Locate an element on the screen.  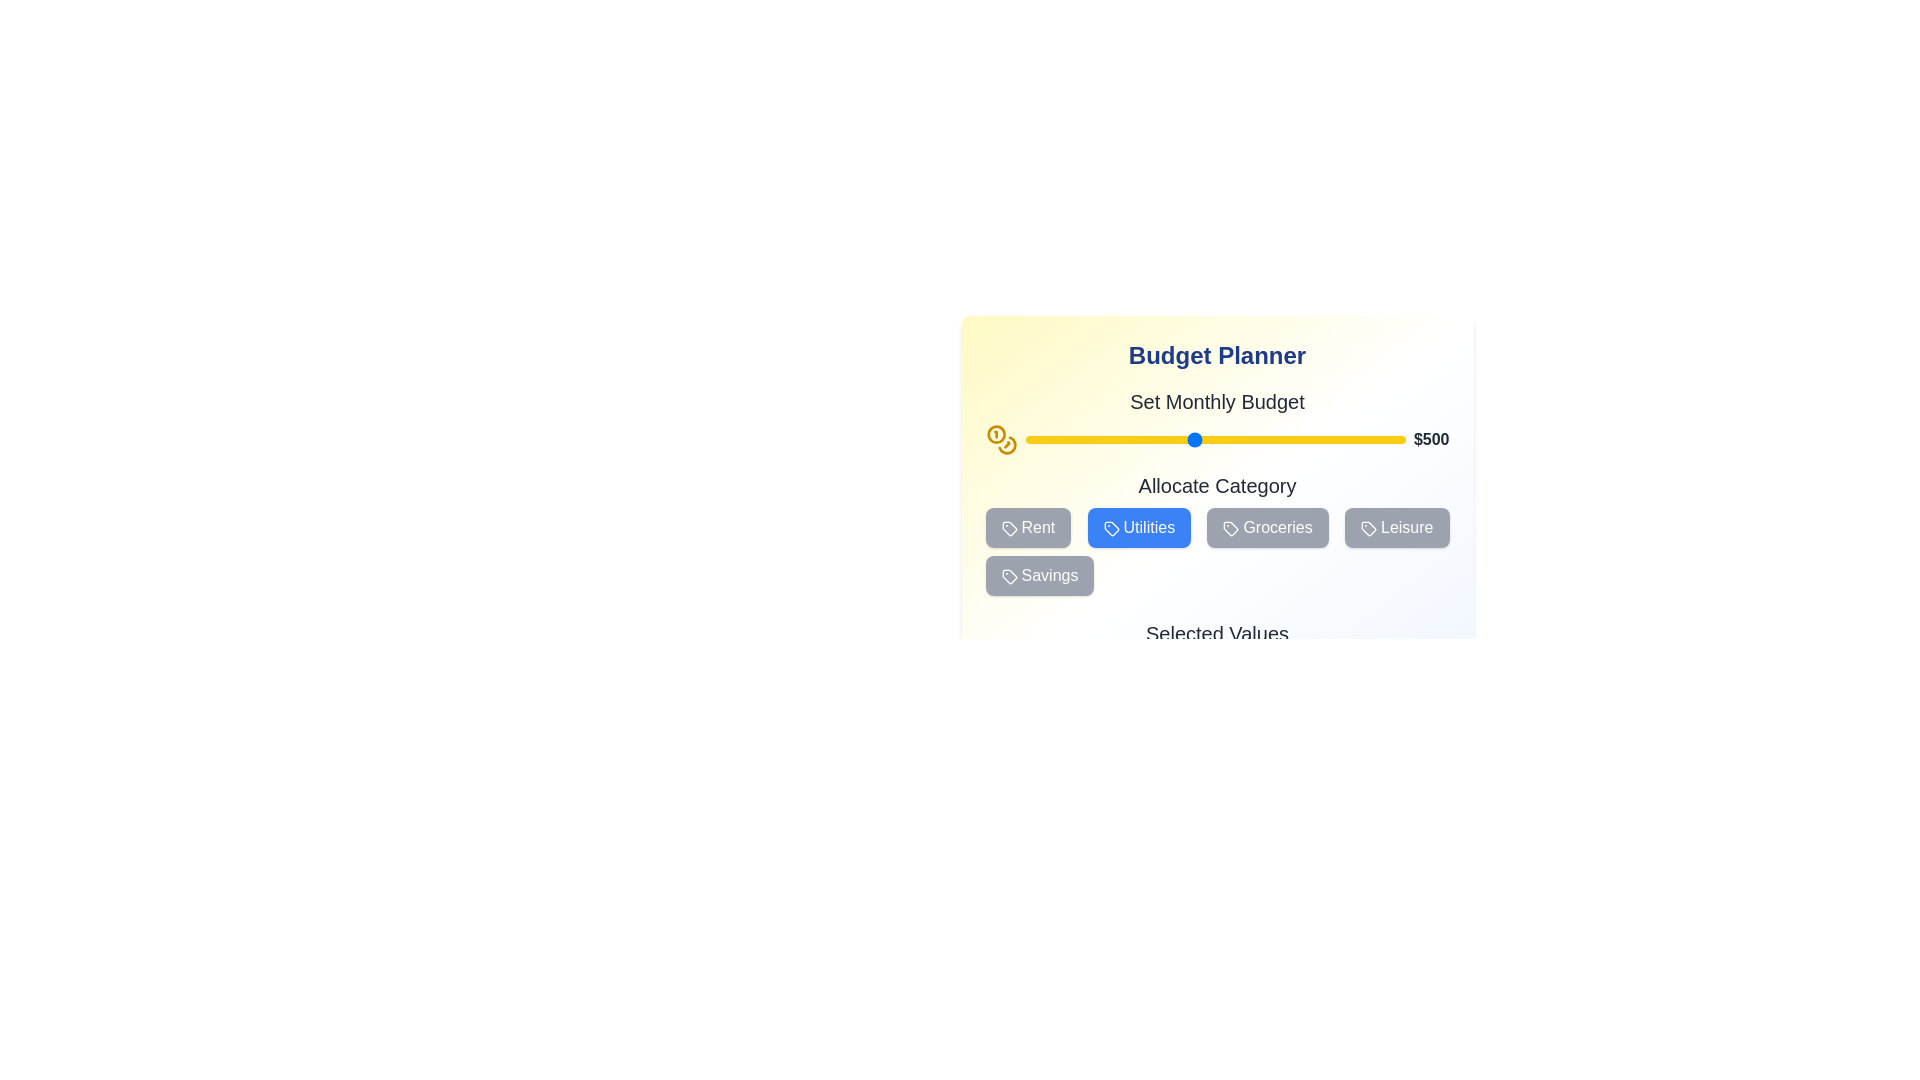
the button in the Interactive category selector located within the 'Budget Planner' panel is located at coordinates (1216, 532).